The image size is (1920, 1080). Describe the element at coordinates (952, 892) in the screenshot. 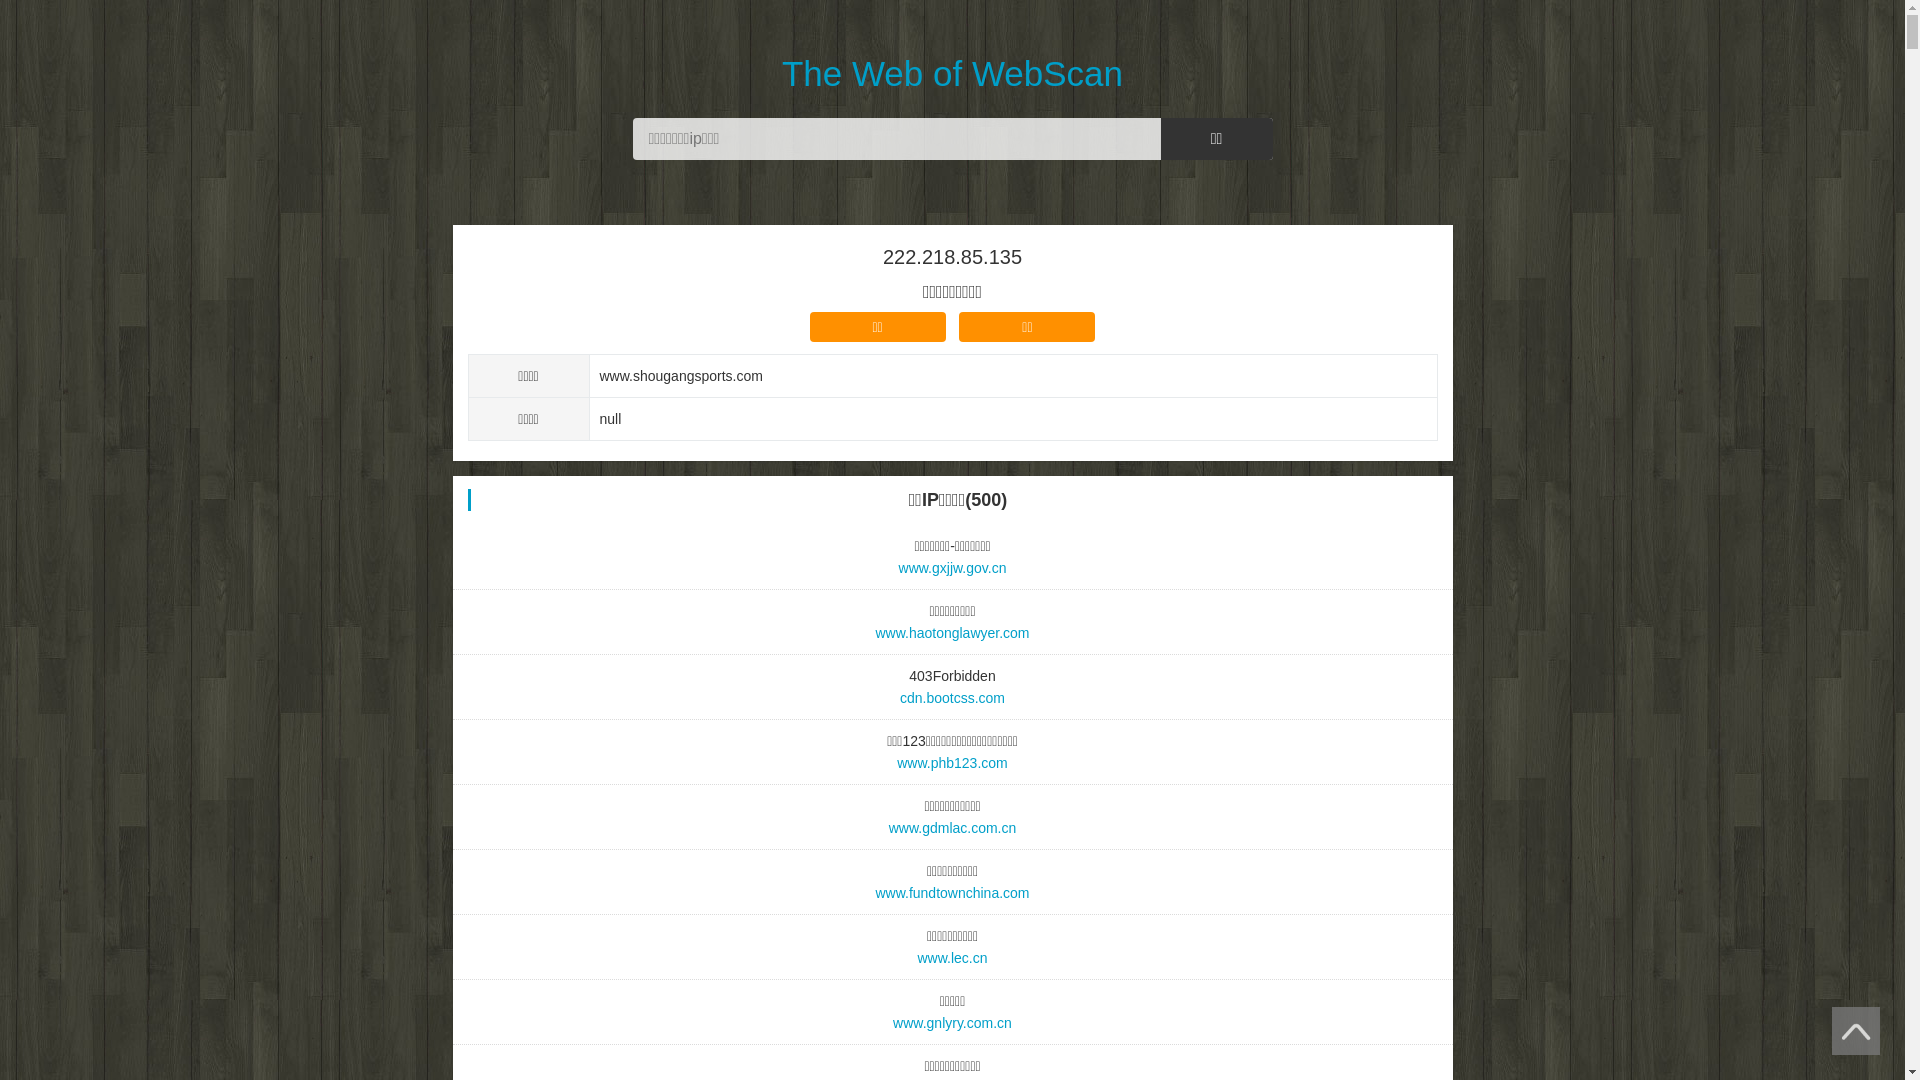

I see `'www.fundtownchina.com'` at that location.